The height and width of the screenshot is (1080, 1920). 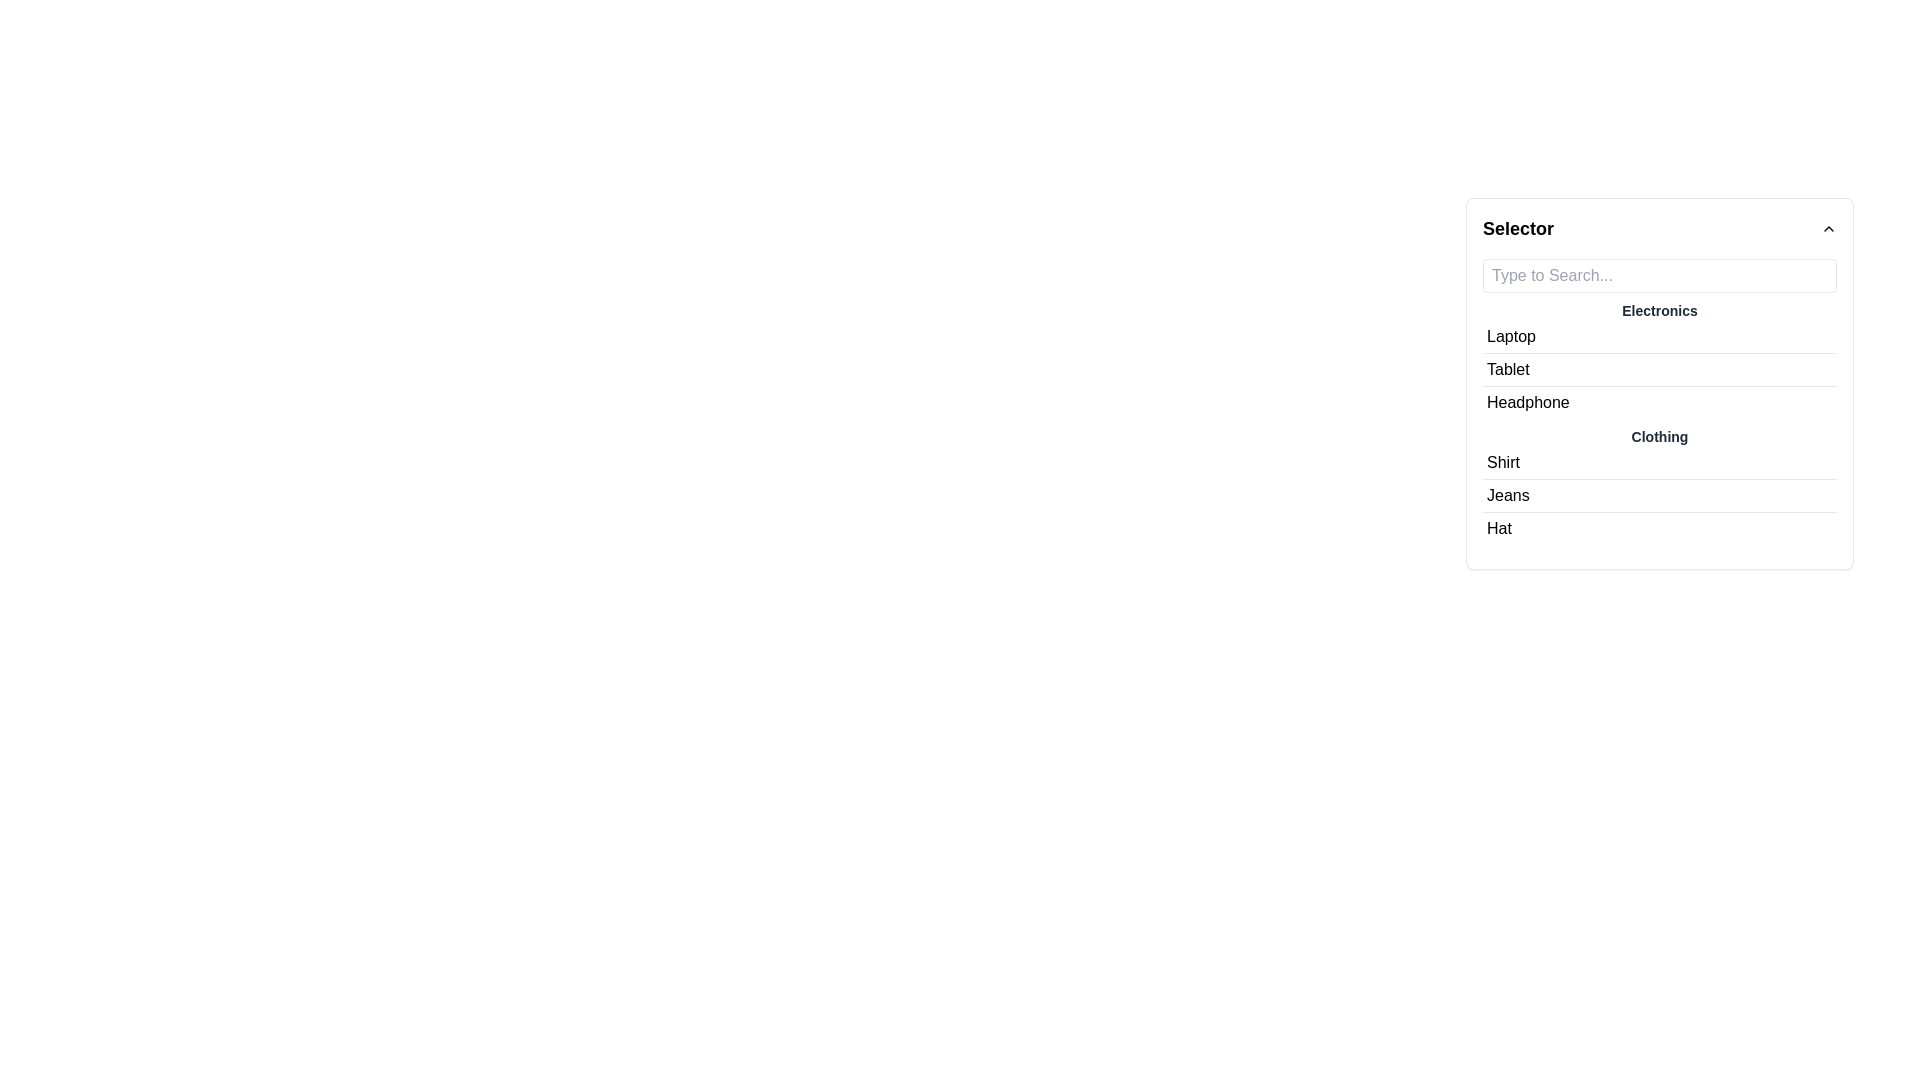 I want to click on the text label displaying 'Clothing', which is the fourth item in a vertically aligned list of products, so click(x=1660, y=422).